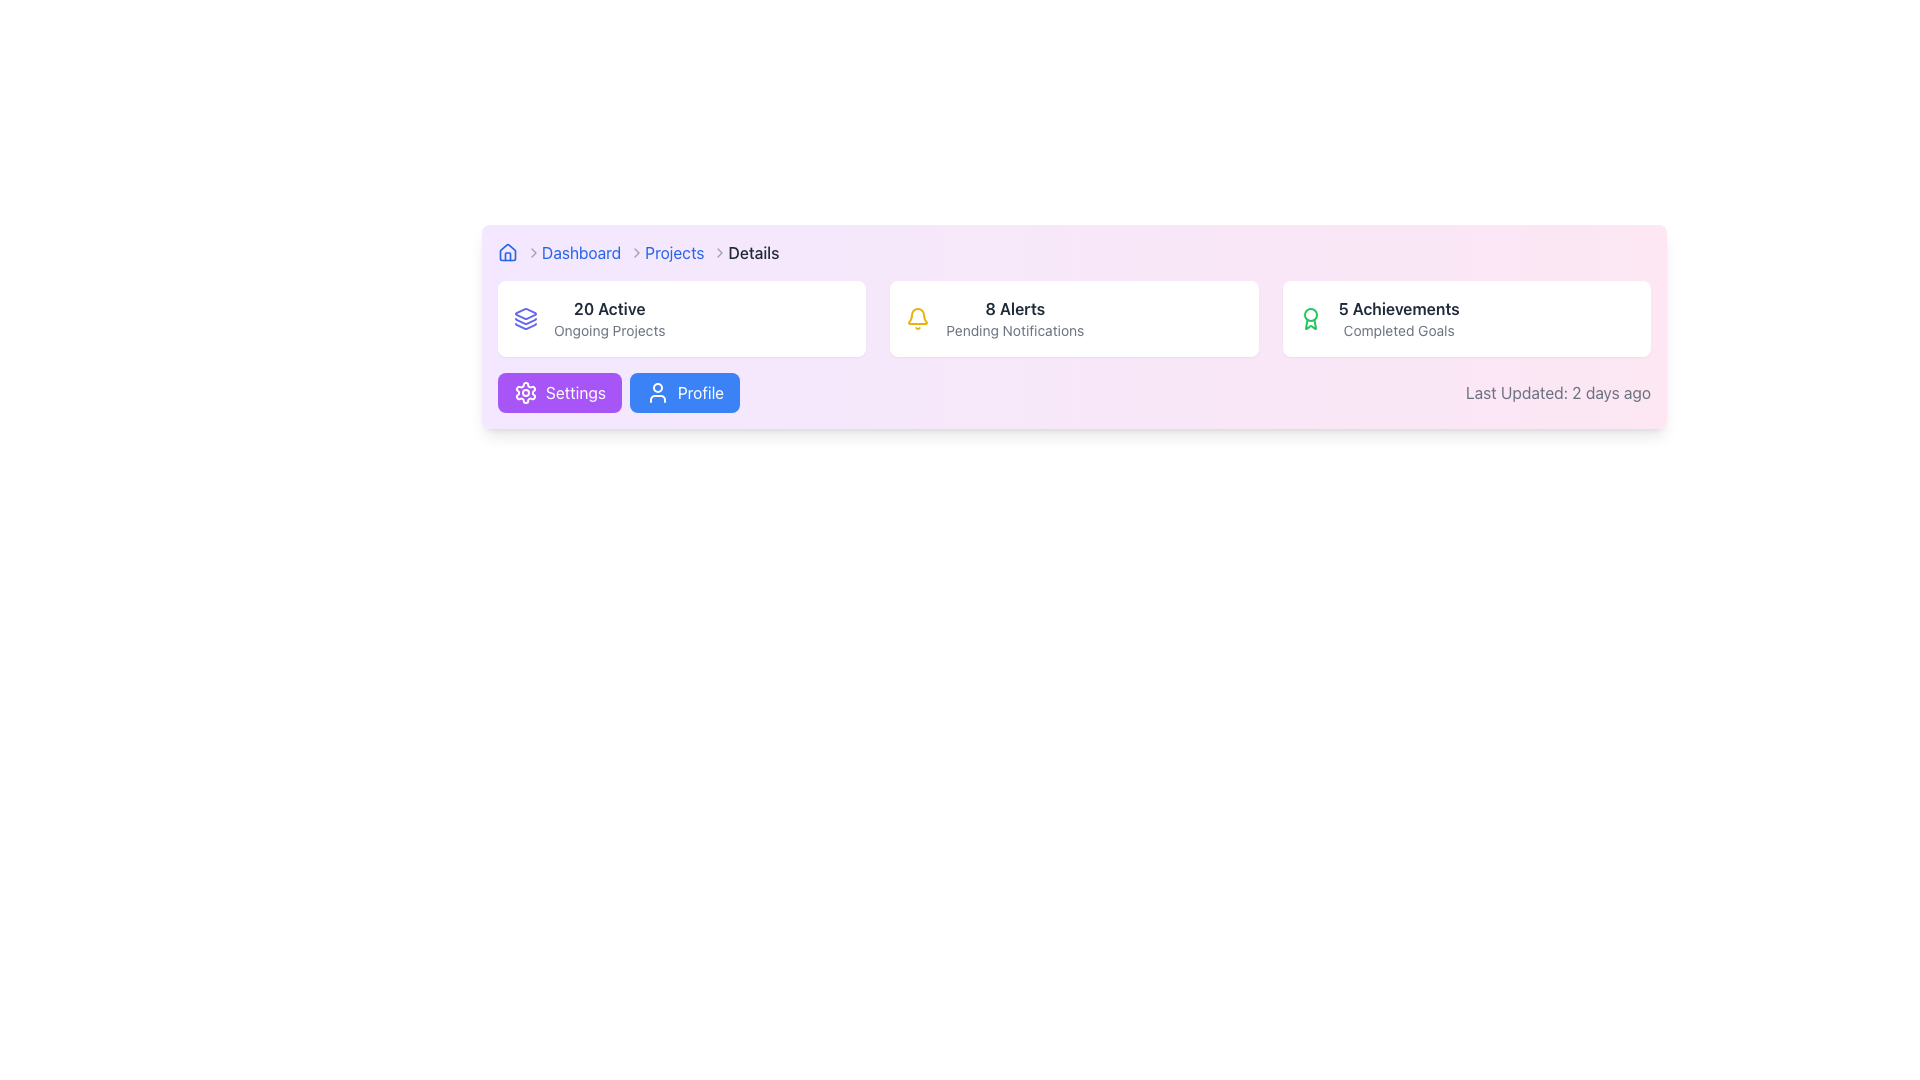  What do you see at coordinates (1310, 315) in the screenshot?
I see `decorative circle element within the SVG icon located next to the '5 Achievements' text in the achievements section` at bounding box center [1310, 315].